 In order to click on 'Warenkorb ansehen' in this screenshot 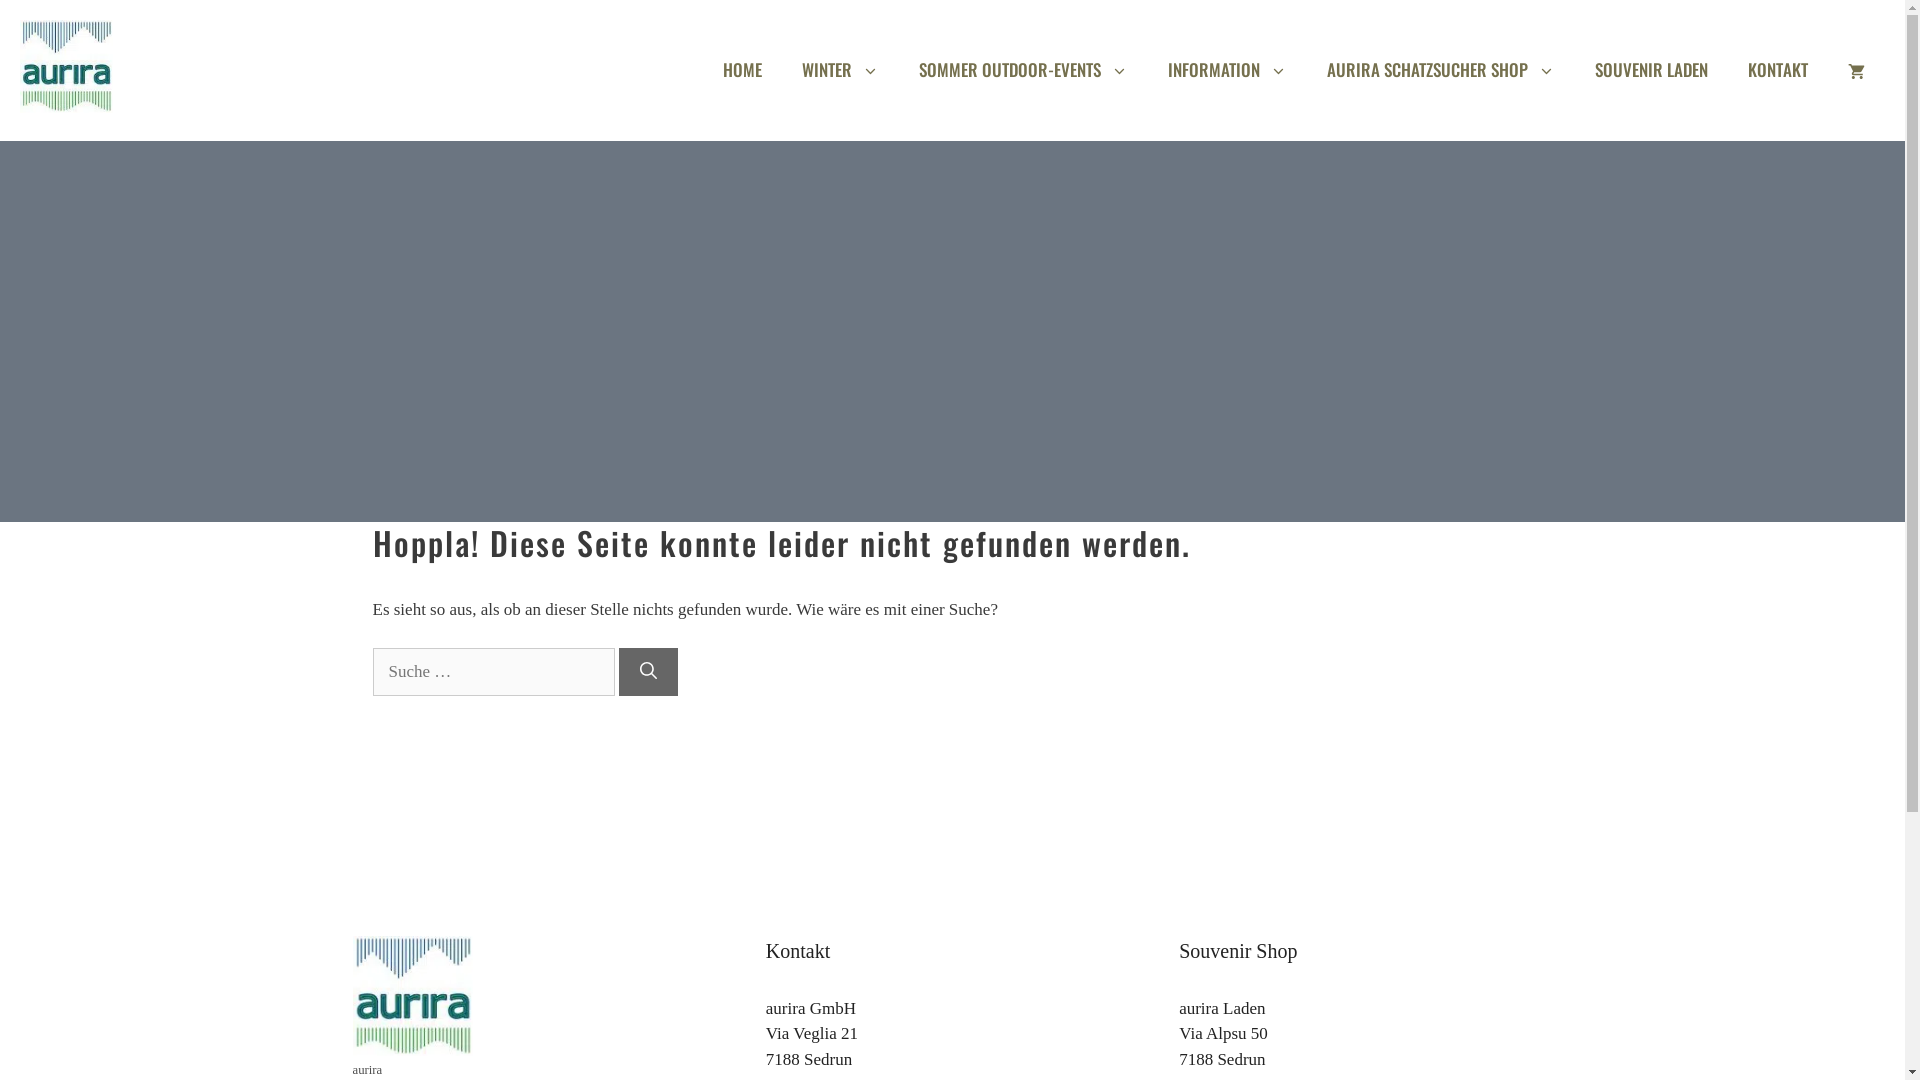, I will do `click(1855, 68)`.